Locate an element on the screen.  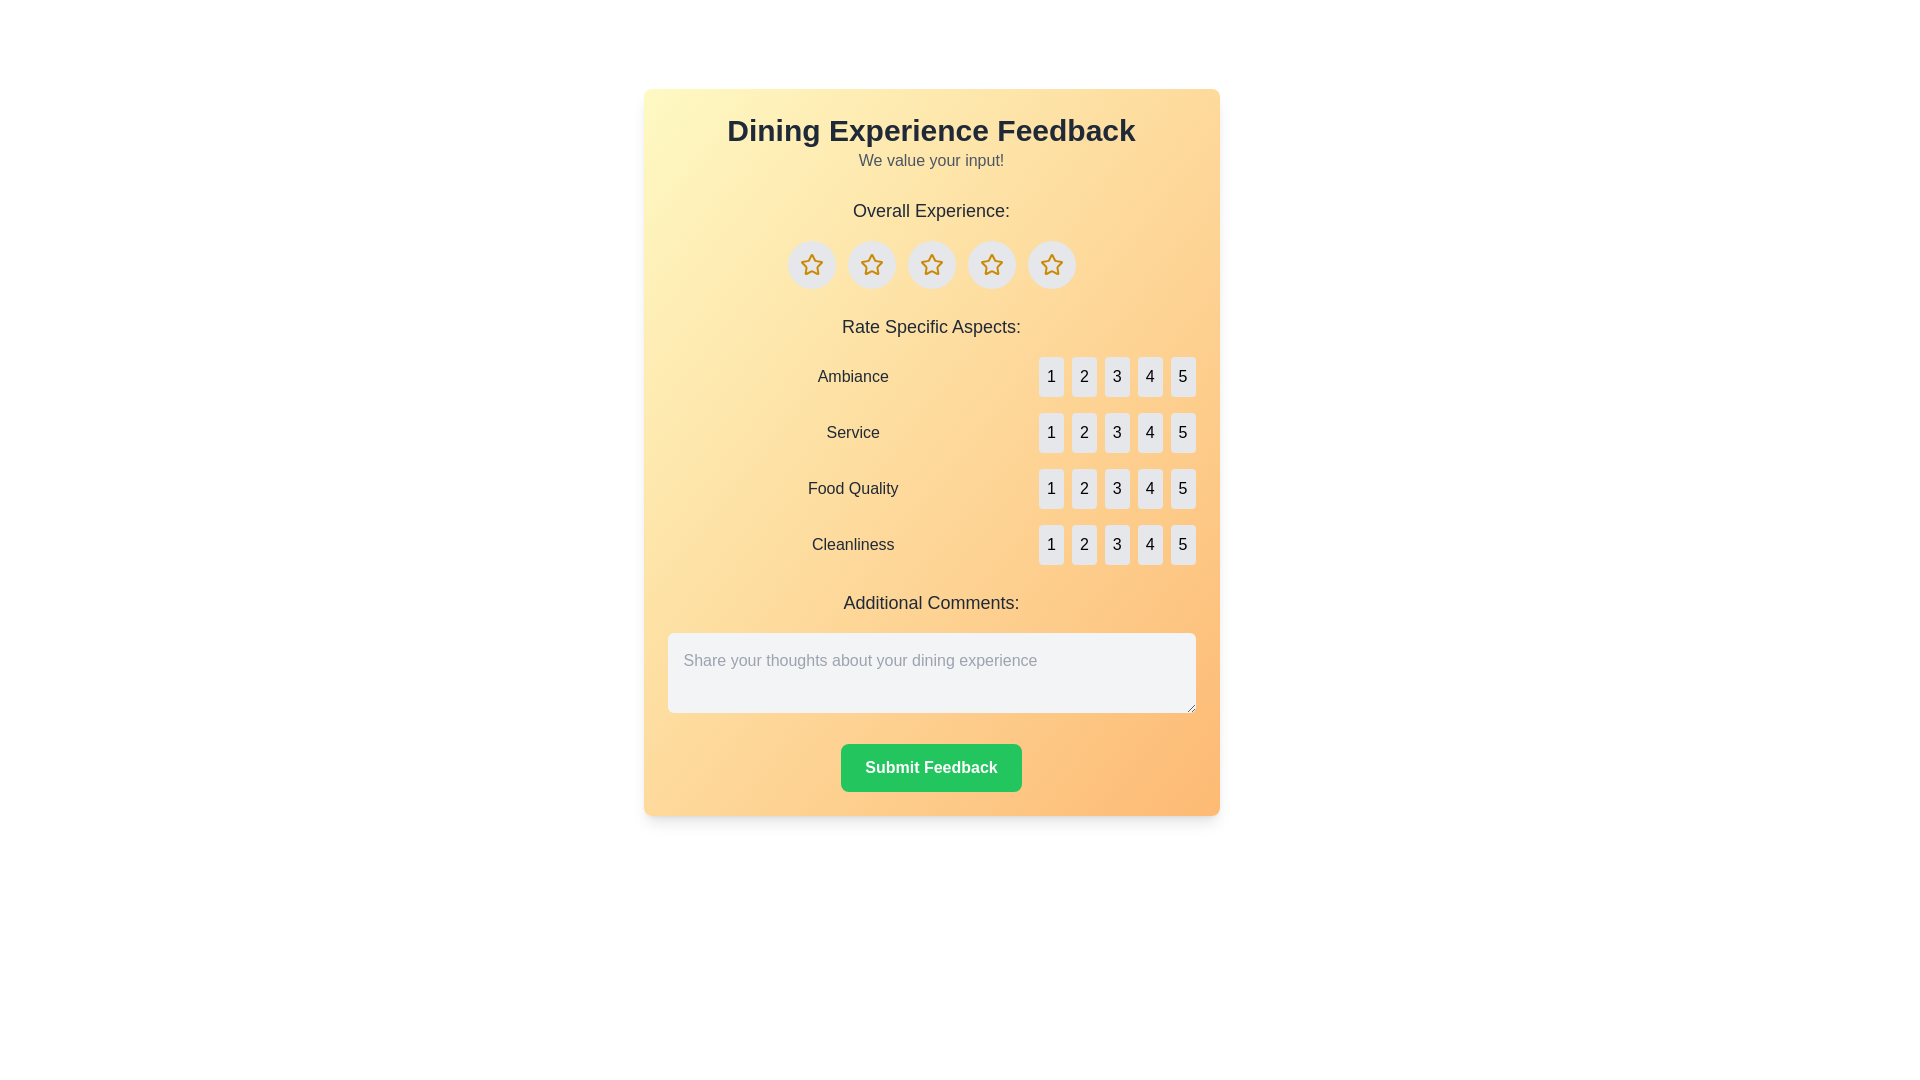
the text element displaying 'Cleanliness', which is a bold, dark gray label for a rating system, positioned in the fourth row of the 'Rate Specific Aspects' section is located at coordinates (853, 544).